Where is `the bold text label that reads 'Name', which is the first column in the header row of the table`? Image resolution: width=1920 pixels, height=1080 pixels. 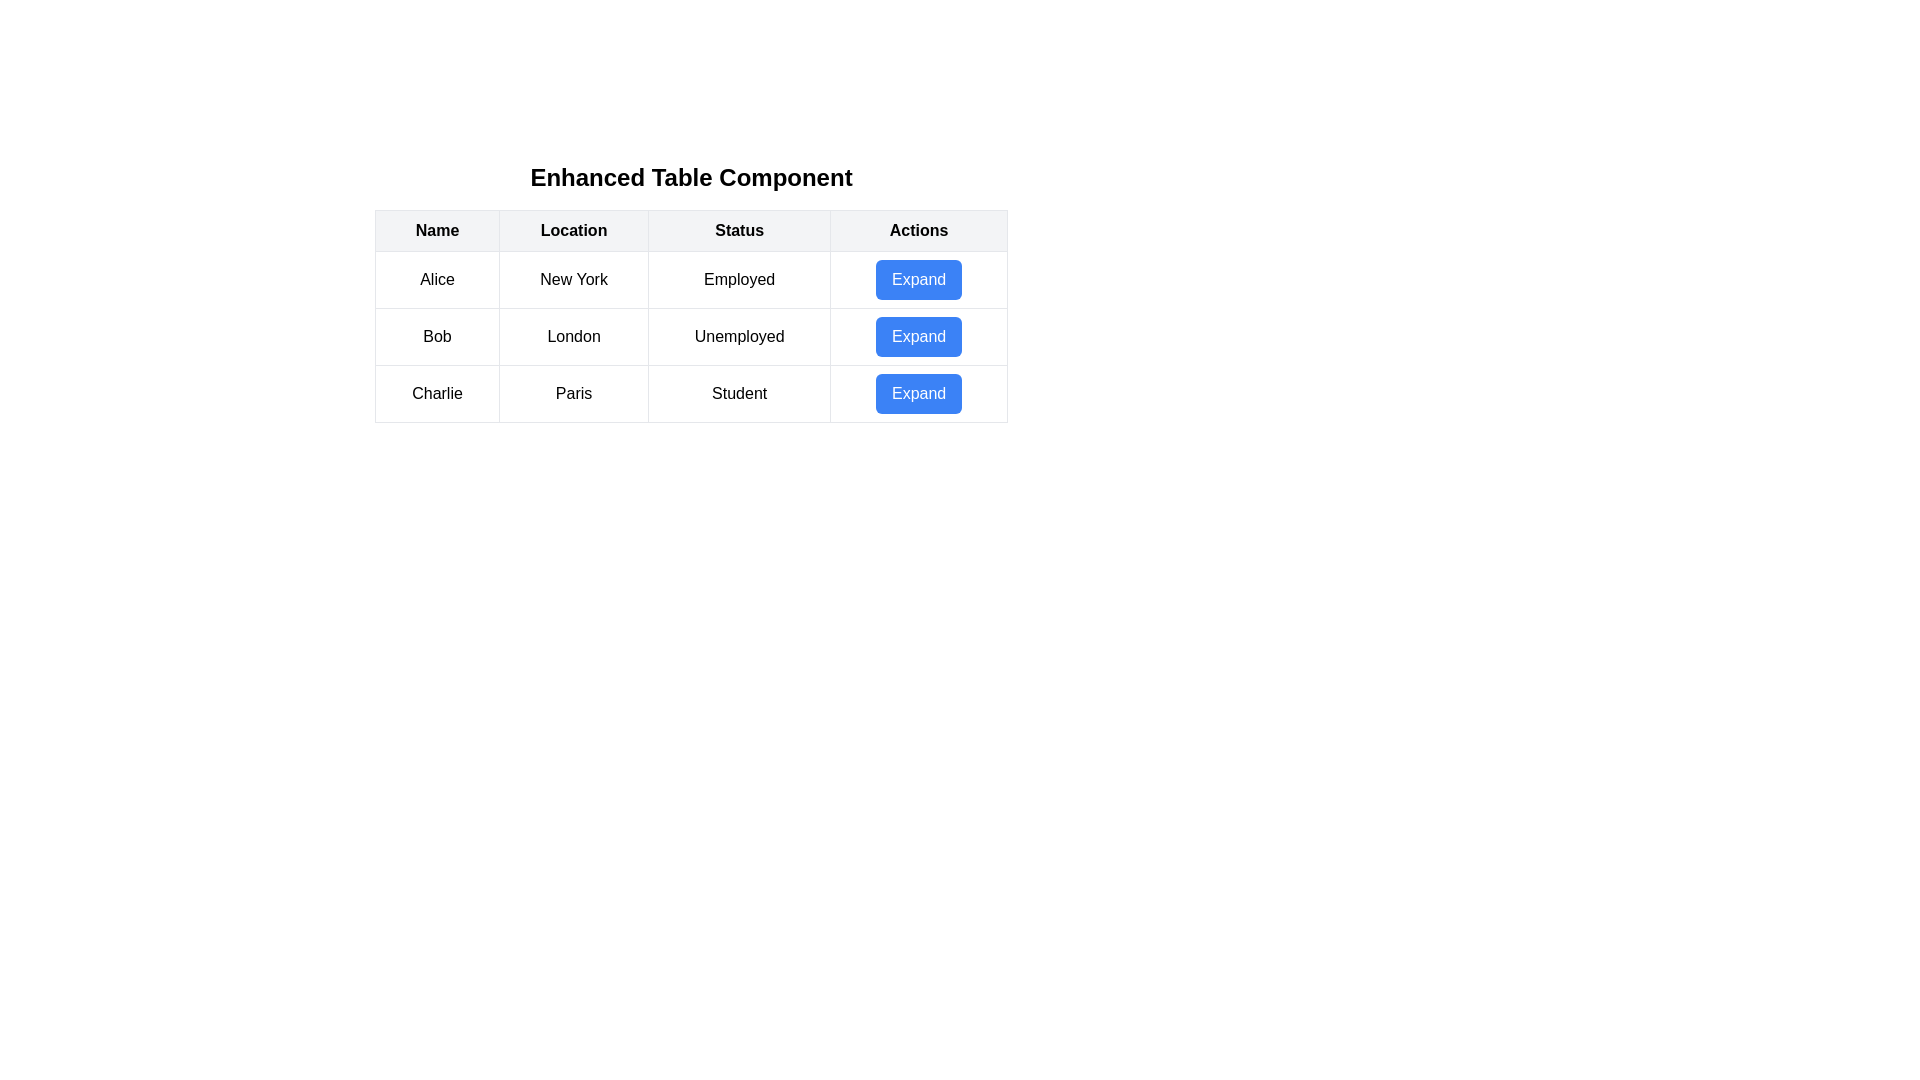 the bold text label that reads 'Name', which is the first column in the header row of the table is located at coordinates (436, 230).